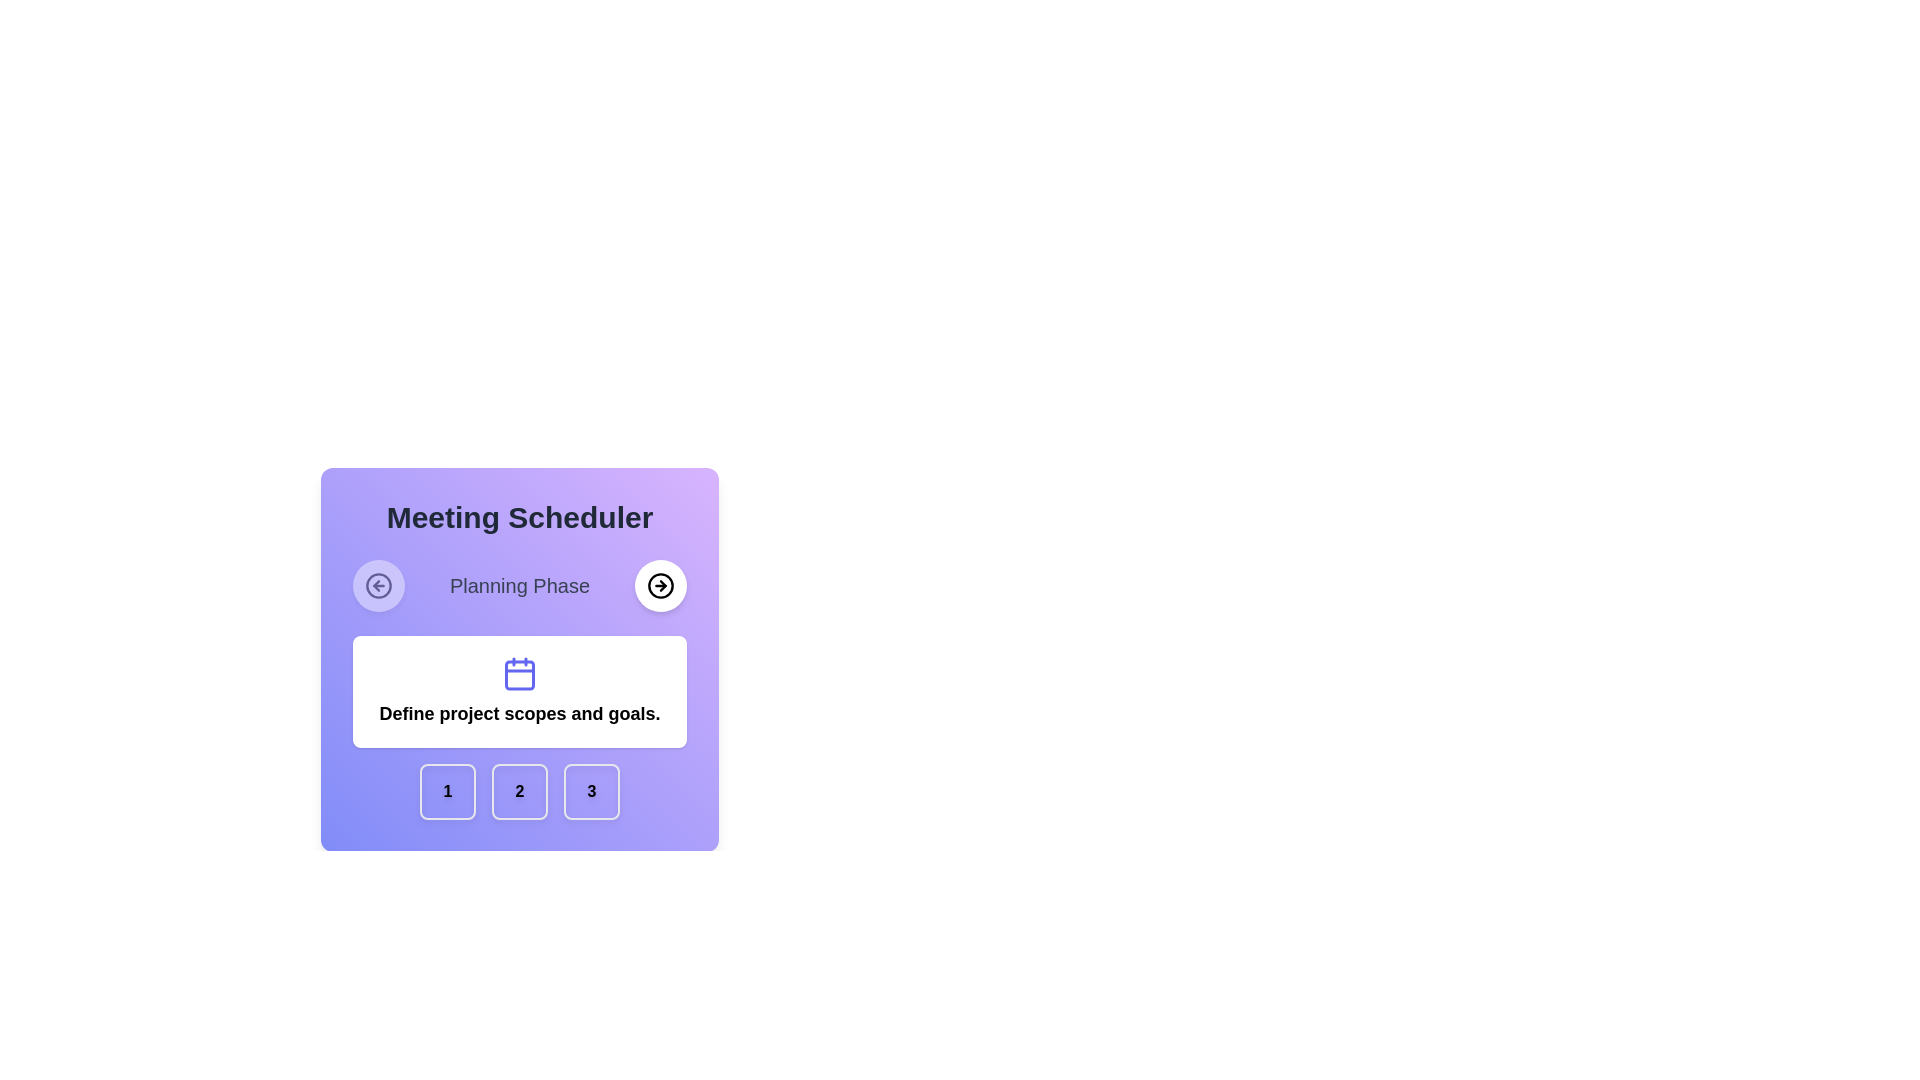 The height and width of the screenshot is (1080, 1920). Describe the element at coordinates (519, 647) in the screenshot. I see `the informative text block with an icon located centrally below the 'Meeting Scheduler' title and above the buttons labeled '1', '2', and '3'` at that location.